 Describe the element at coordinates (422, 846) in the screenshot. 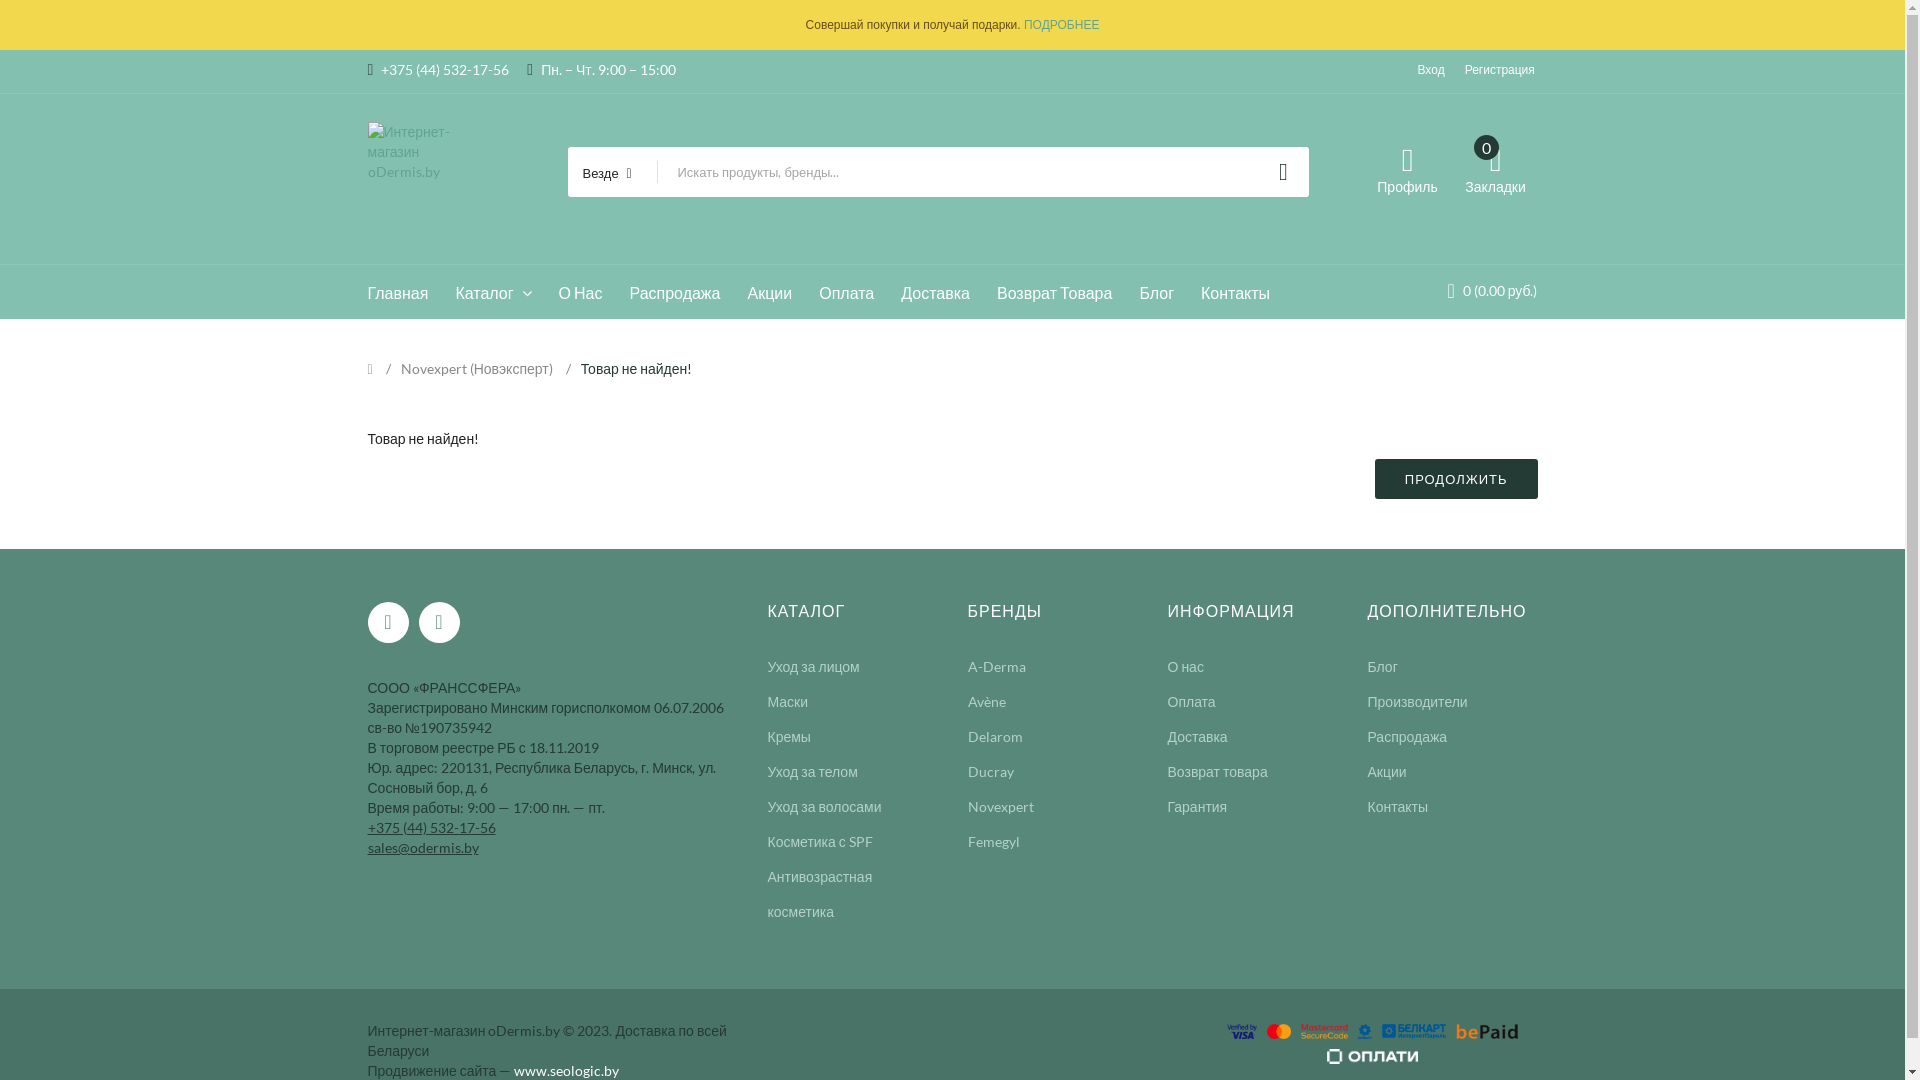

I see `'sales@odermis.by'` at that location.